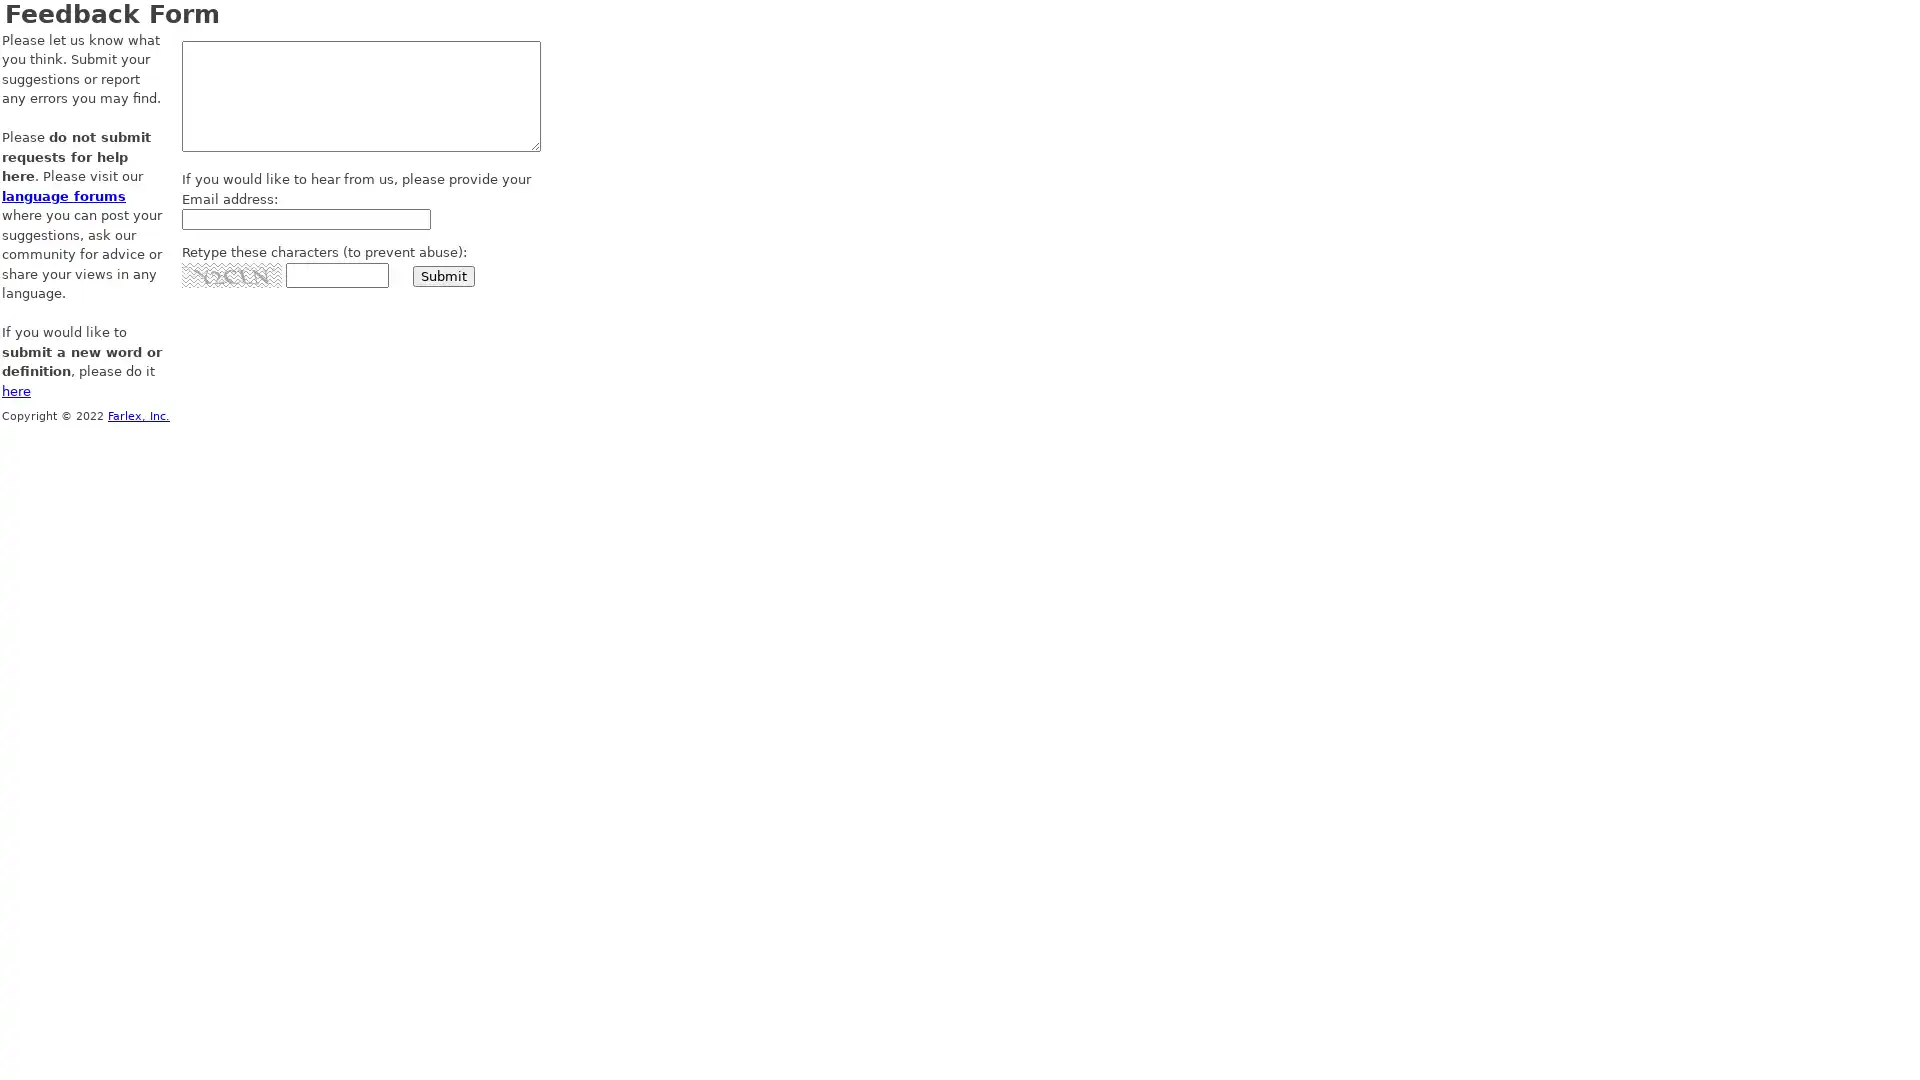 The image size is (1920, 1080). What do you see at coordinates (443, 275) in the screenshot?
I see `Submit` at bounding box center [443, 275].